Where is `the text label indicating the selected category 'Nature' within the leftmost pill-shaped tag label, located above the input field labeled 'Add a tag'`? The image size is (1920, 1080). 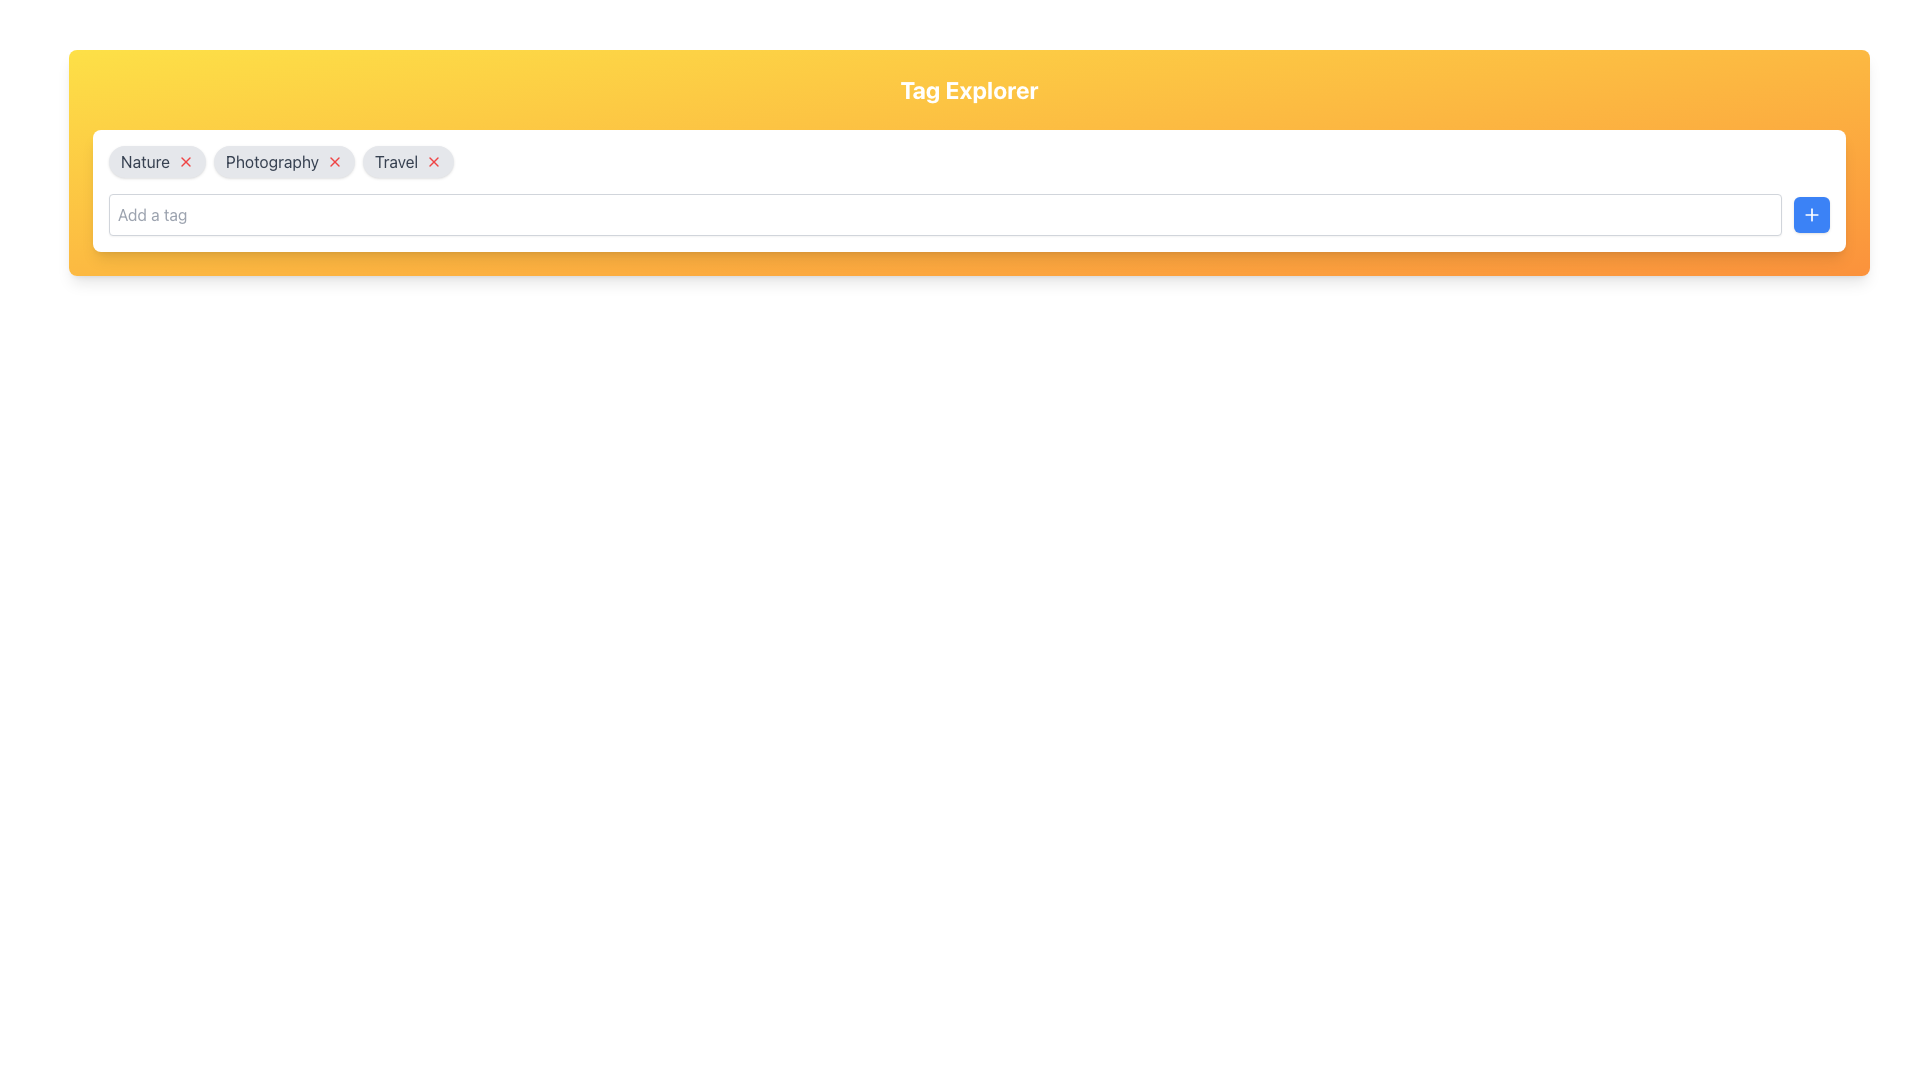 the text label indicating the selected category 'Nature' within the leftmost pill-shaped tag label, located above the input field labeled 'Add a tag' is located at coordinates (144, 161).